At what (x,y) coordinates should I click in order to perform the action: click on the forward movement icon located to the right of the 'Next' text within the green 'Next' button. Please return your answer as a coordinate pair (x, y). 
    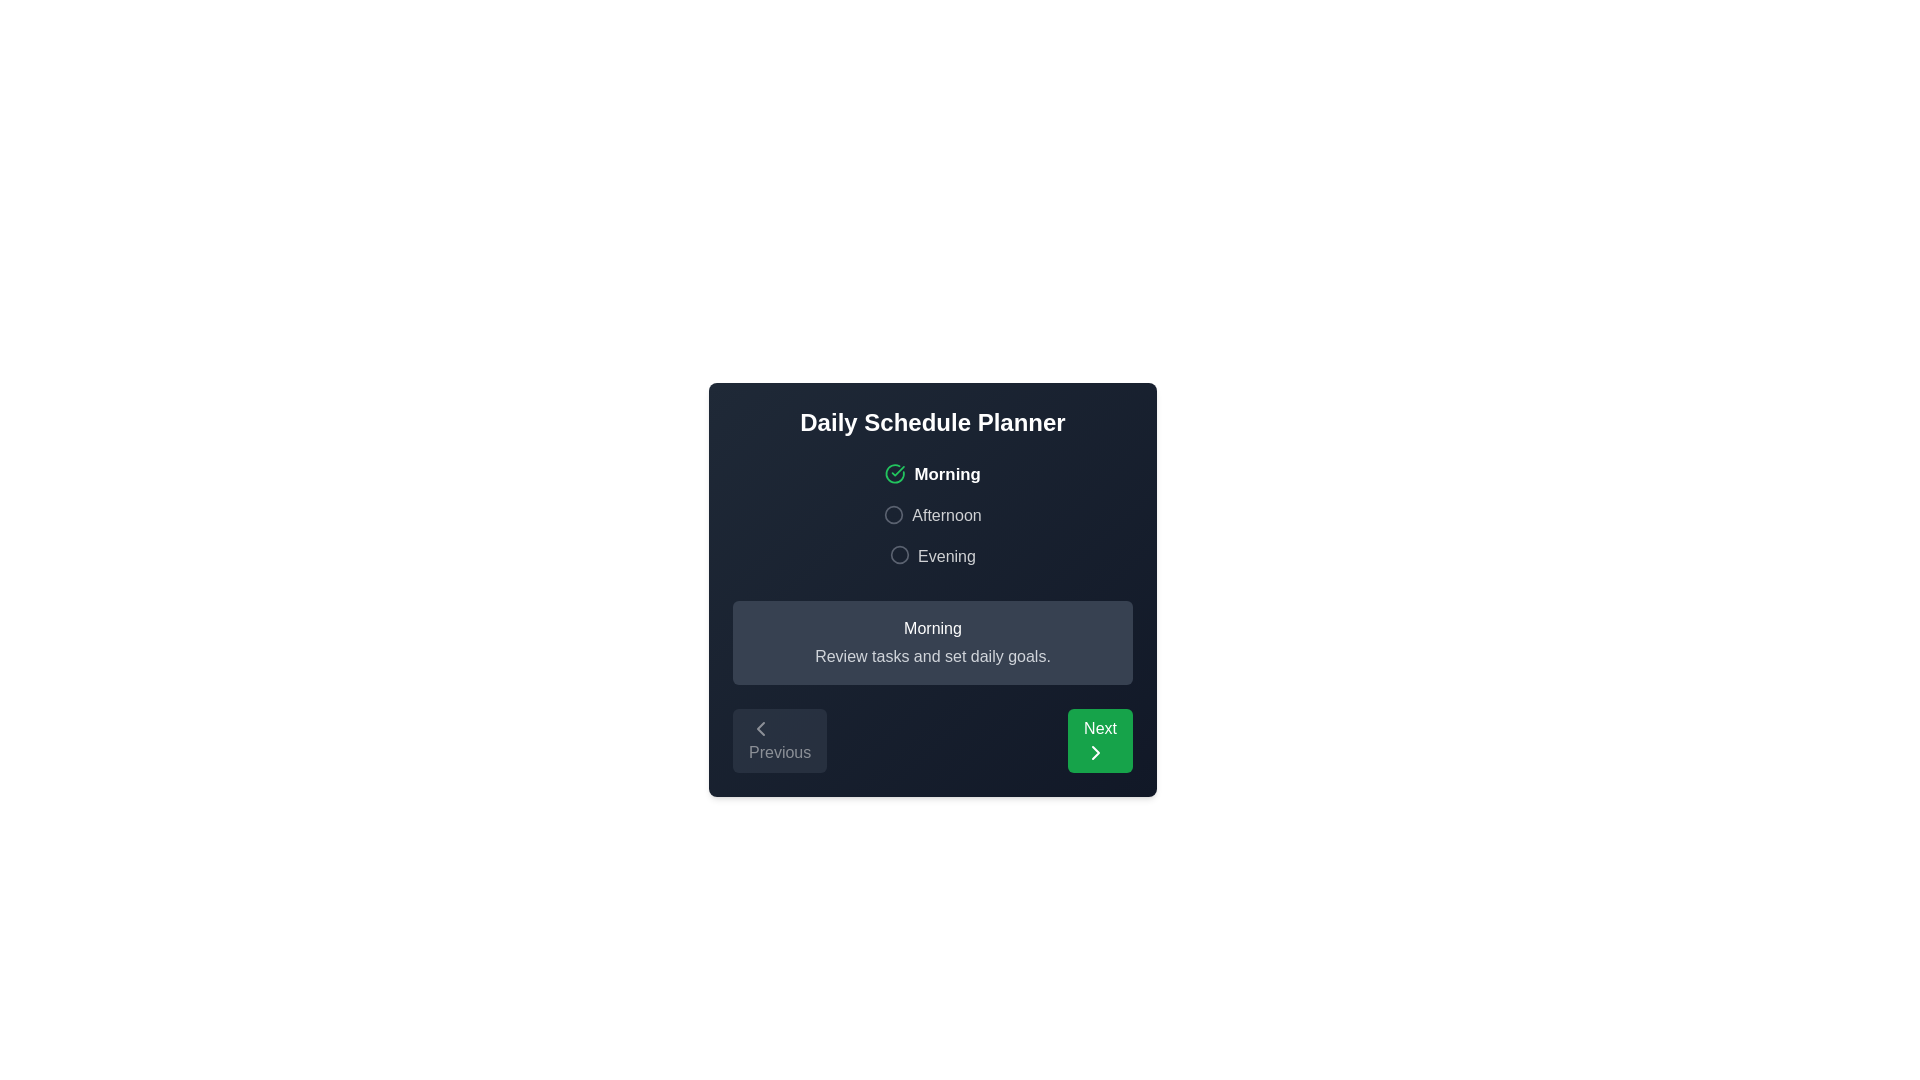
    Looking at the image, I should click on (1095, 753).